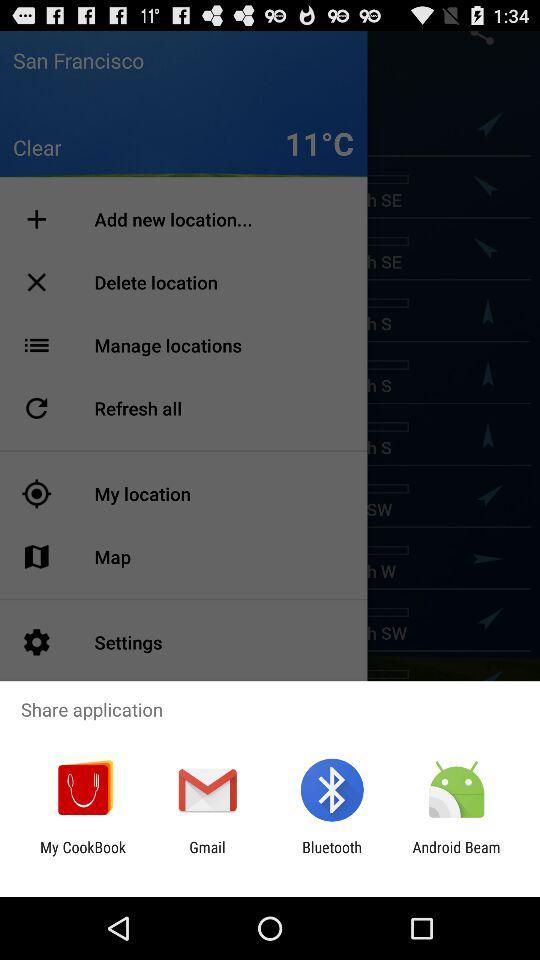  What do you see at coordinates (206, 855) in the screenshot?
I see `gmail item` at bounding box center [206, 855].